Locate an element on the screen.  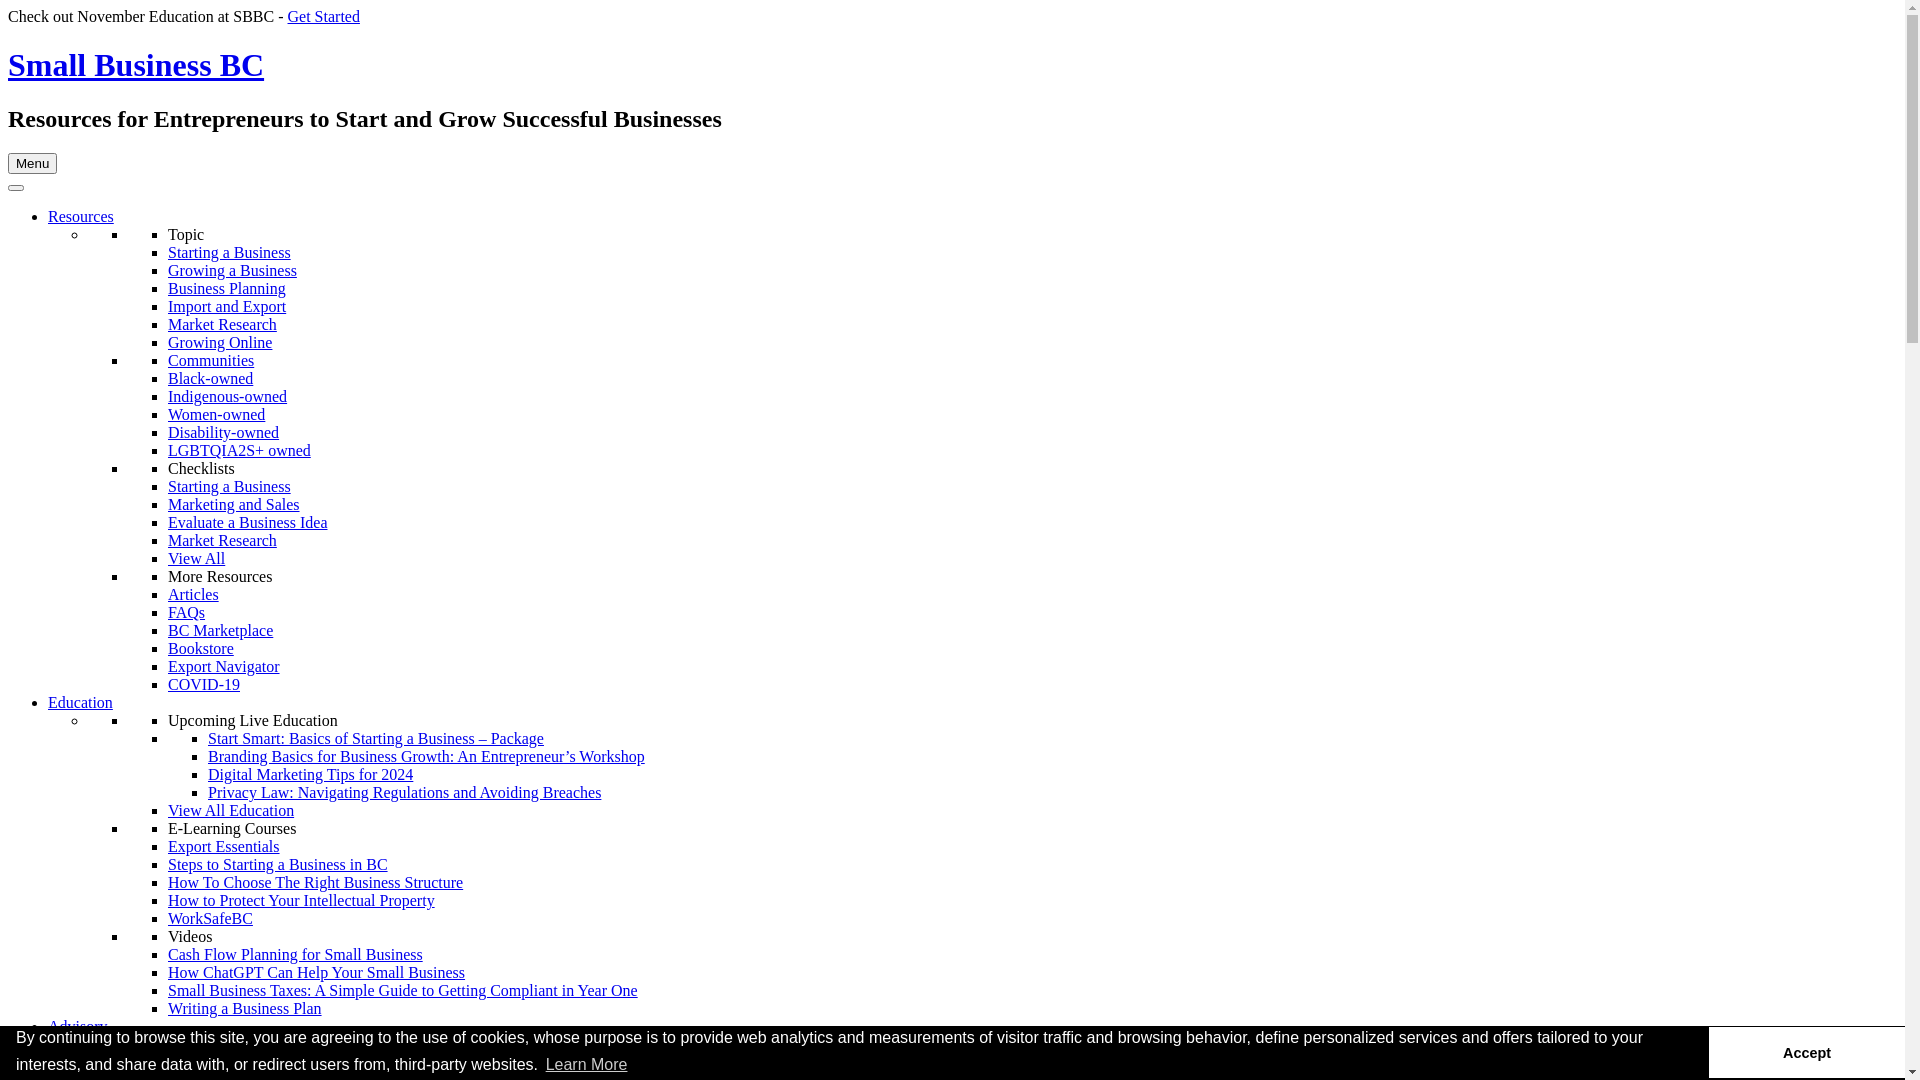
'Privacy Law: Navigating Regulations and Avoiding Breaches' is located at coordinates (403, 791).